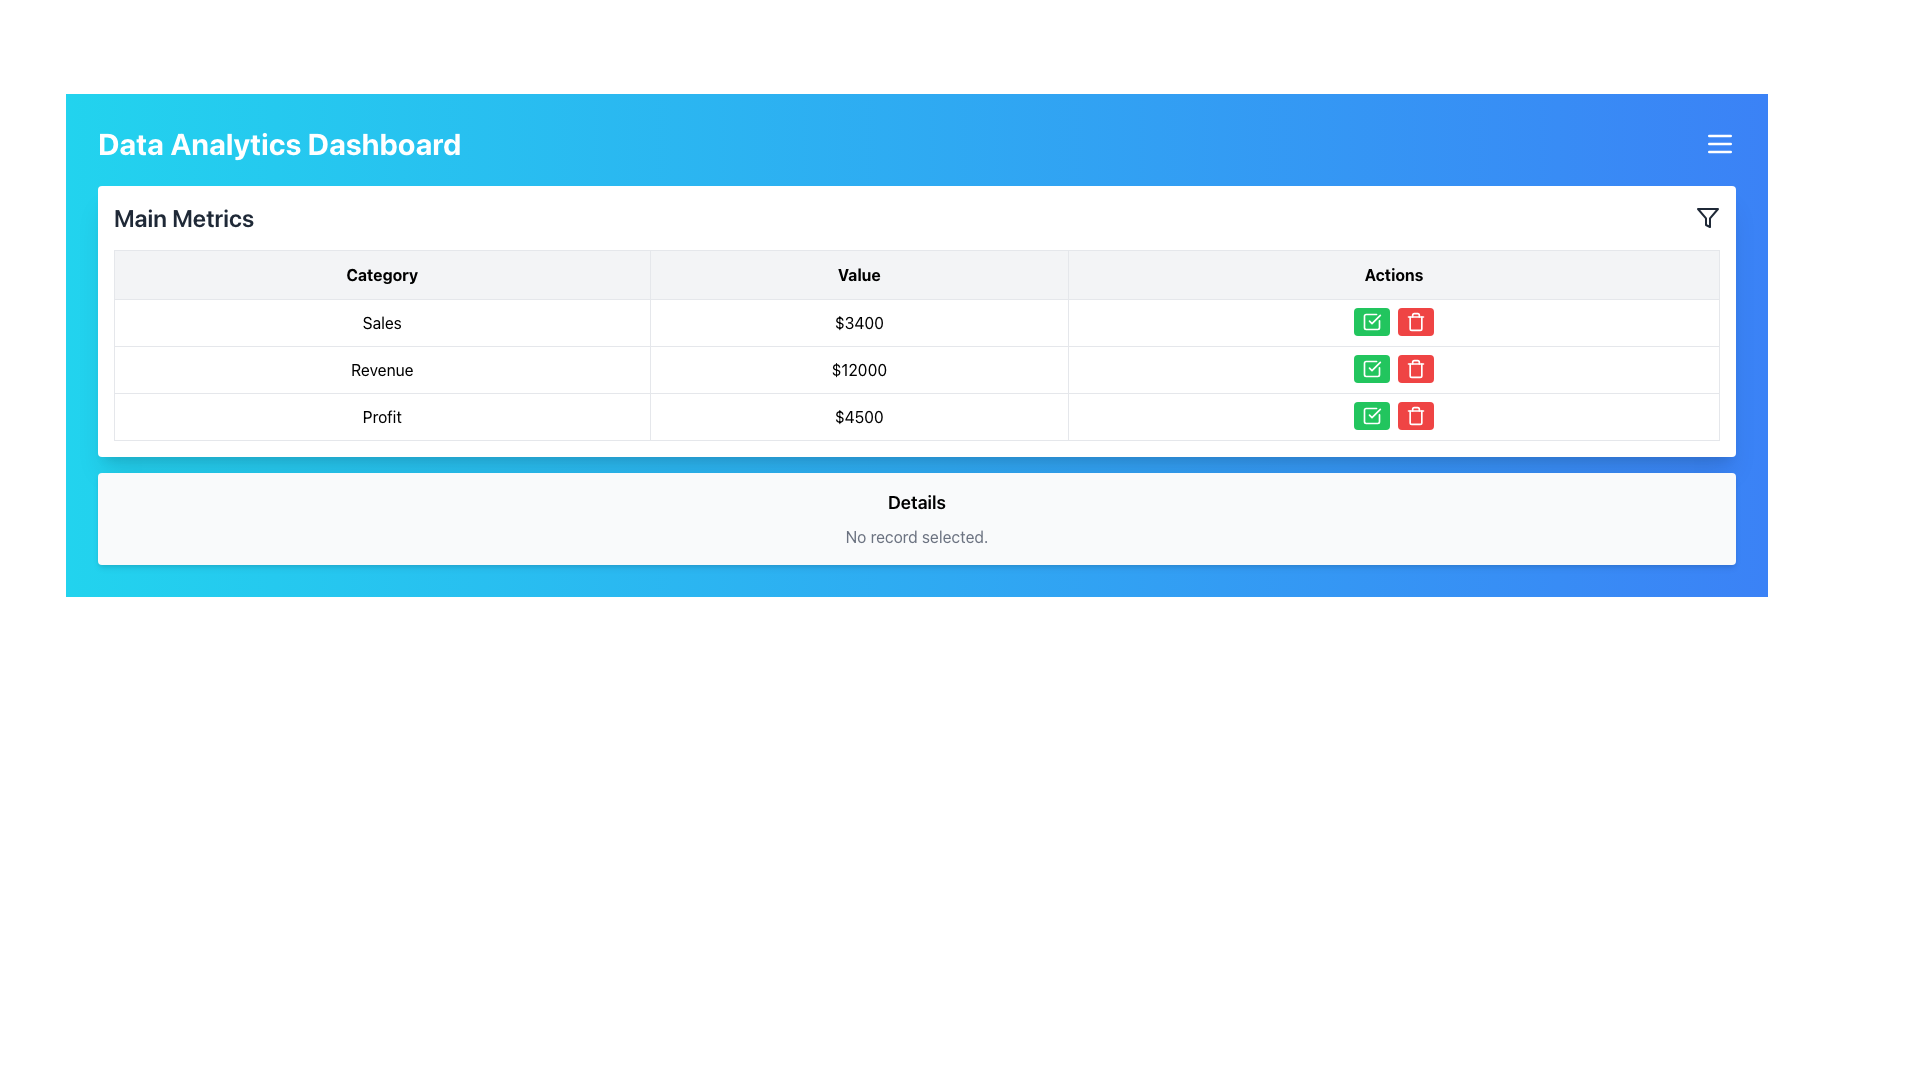 The height and width of the screenshot is (1080, 1920). I want to click on text label that represents the category 'Profit' located in the third row of the table under the 'Category' column, positioned left of the numerical value '$4500', so click(382, 415).